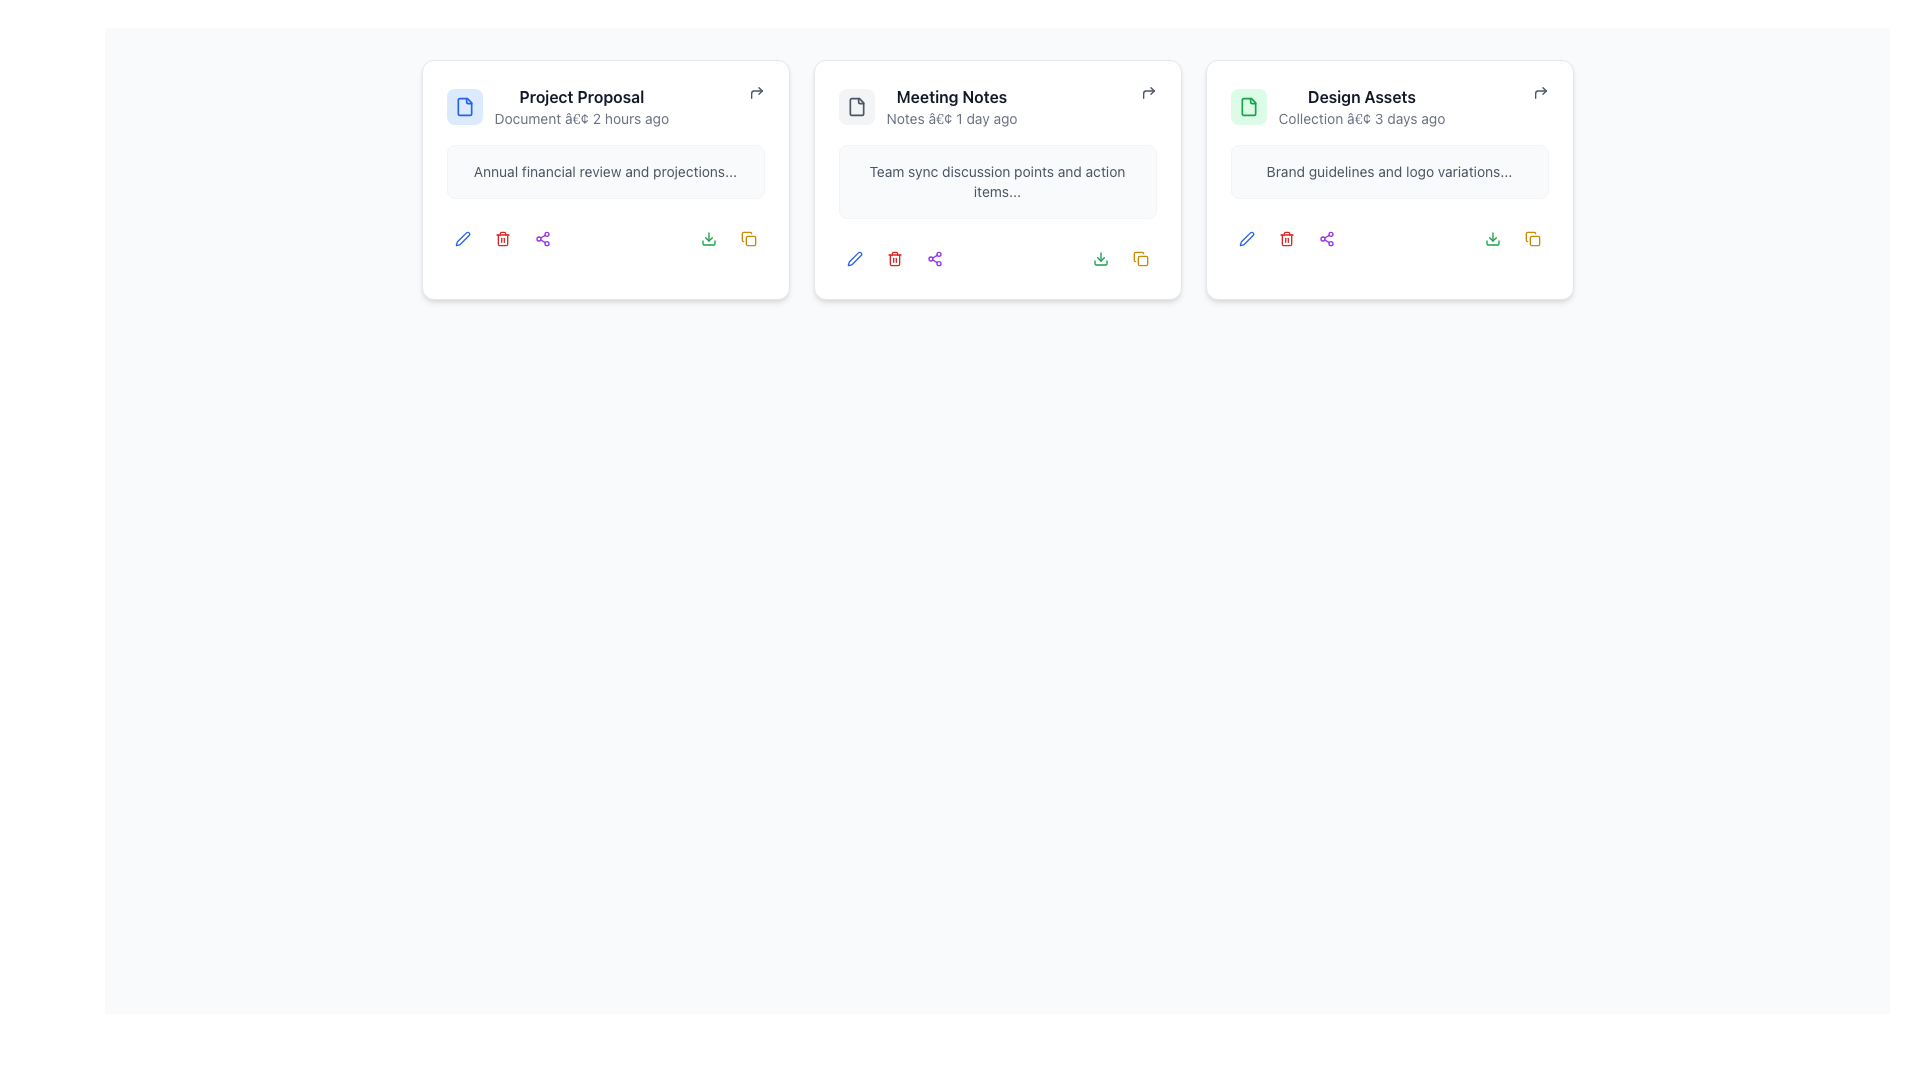 This screenshot has height=1080, width=1920. What do you see at coordinates (933, 257) in the screenshot?
I see `the sharing icon button located in the secondary action bar beneath the 'Meeting Notes' card` at bounding box center [933, 257].